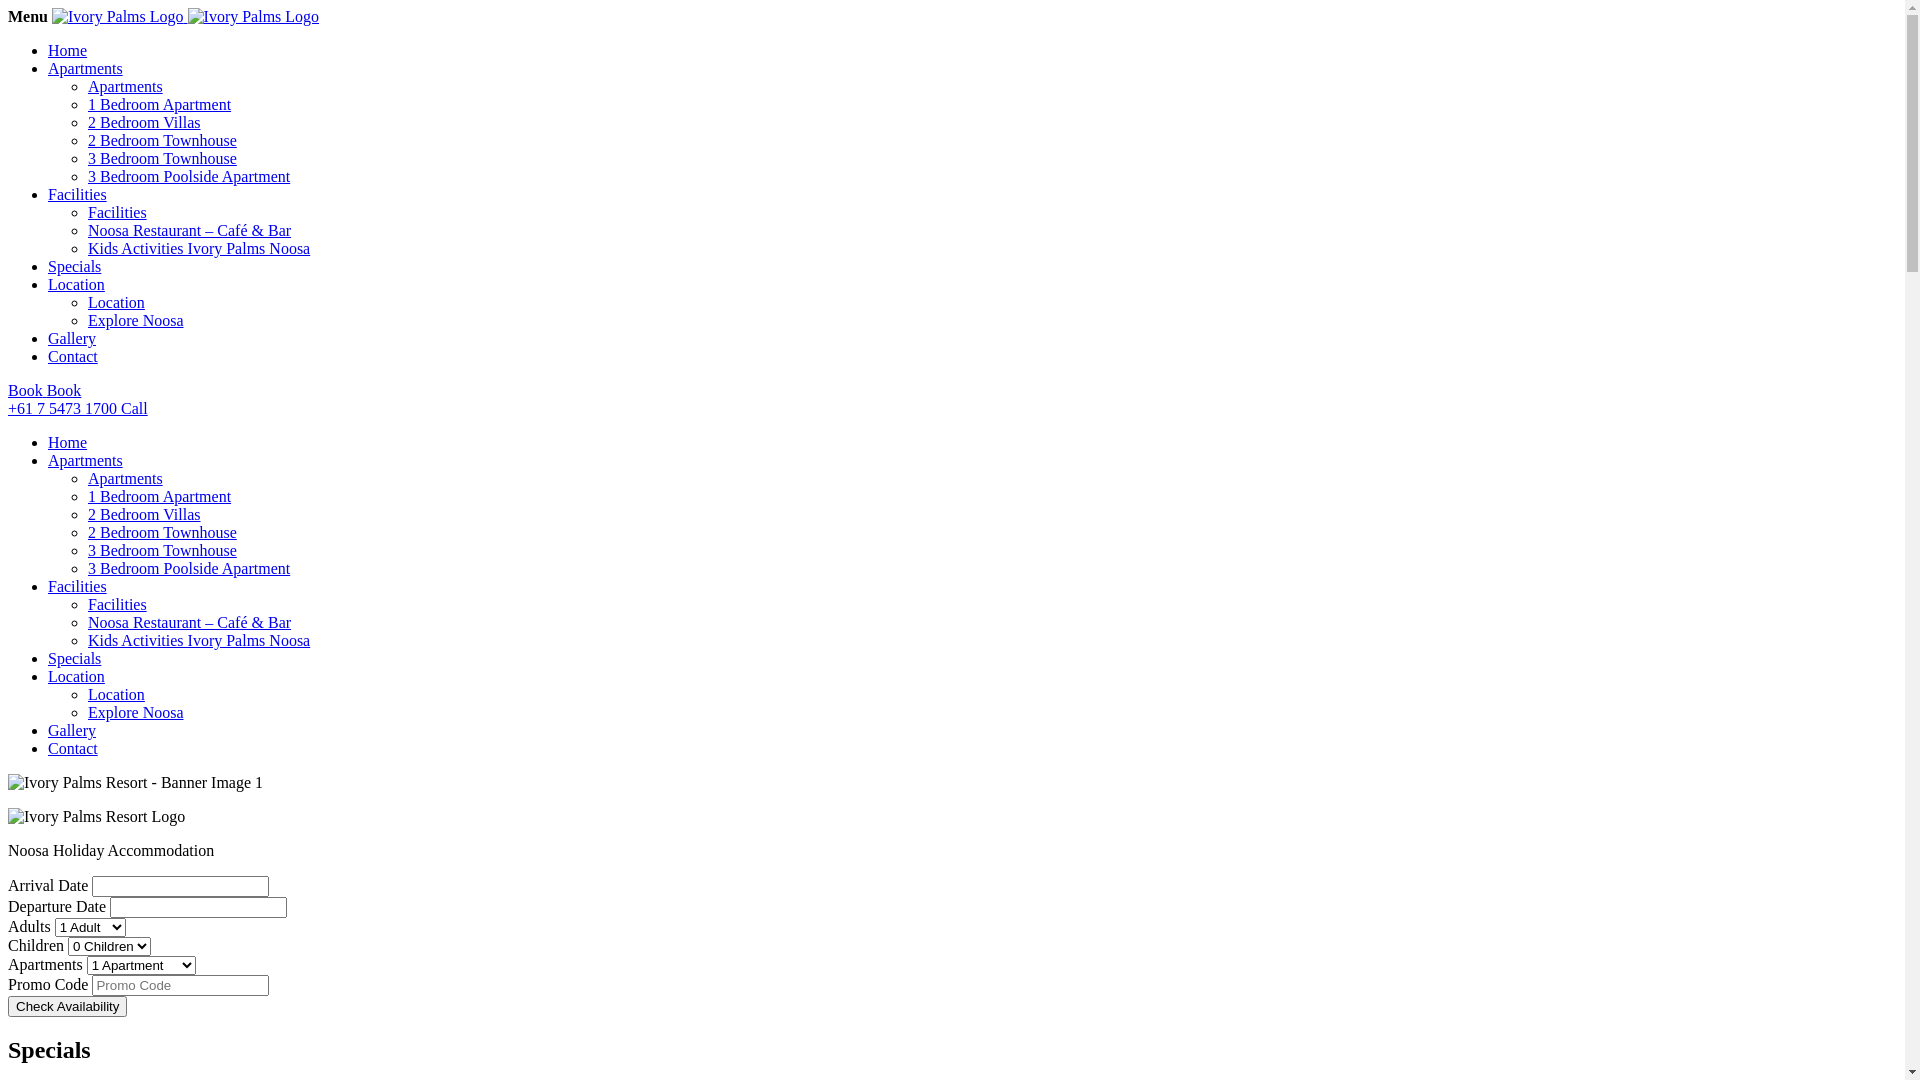 The width and height of the screenshot is (1920, 1080). What do you see at coordinates (67, 1006) in the screenshot?
I see `'Check Availability'` at bounding box center [67, 1006].